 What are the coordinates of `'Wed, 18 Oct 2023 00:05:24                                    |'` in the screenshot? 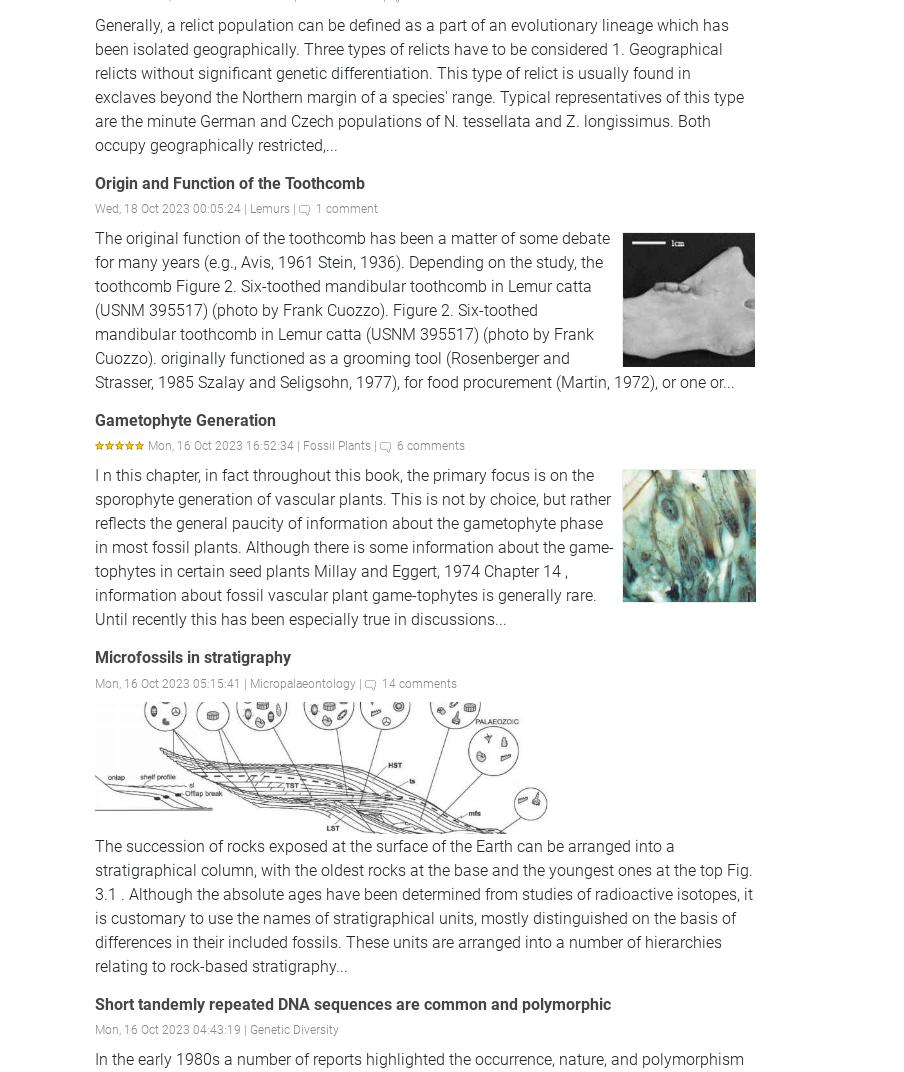 It's located at (172, 209).